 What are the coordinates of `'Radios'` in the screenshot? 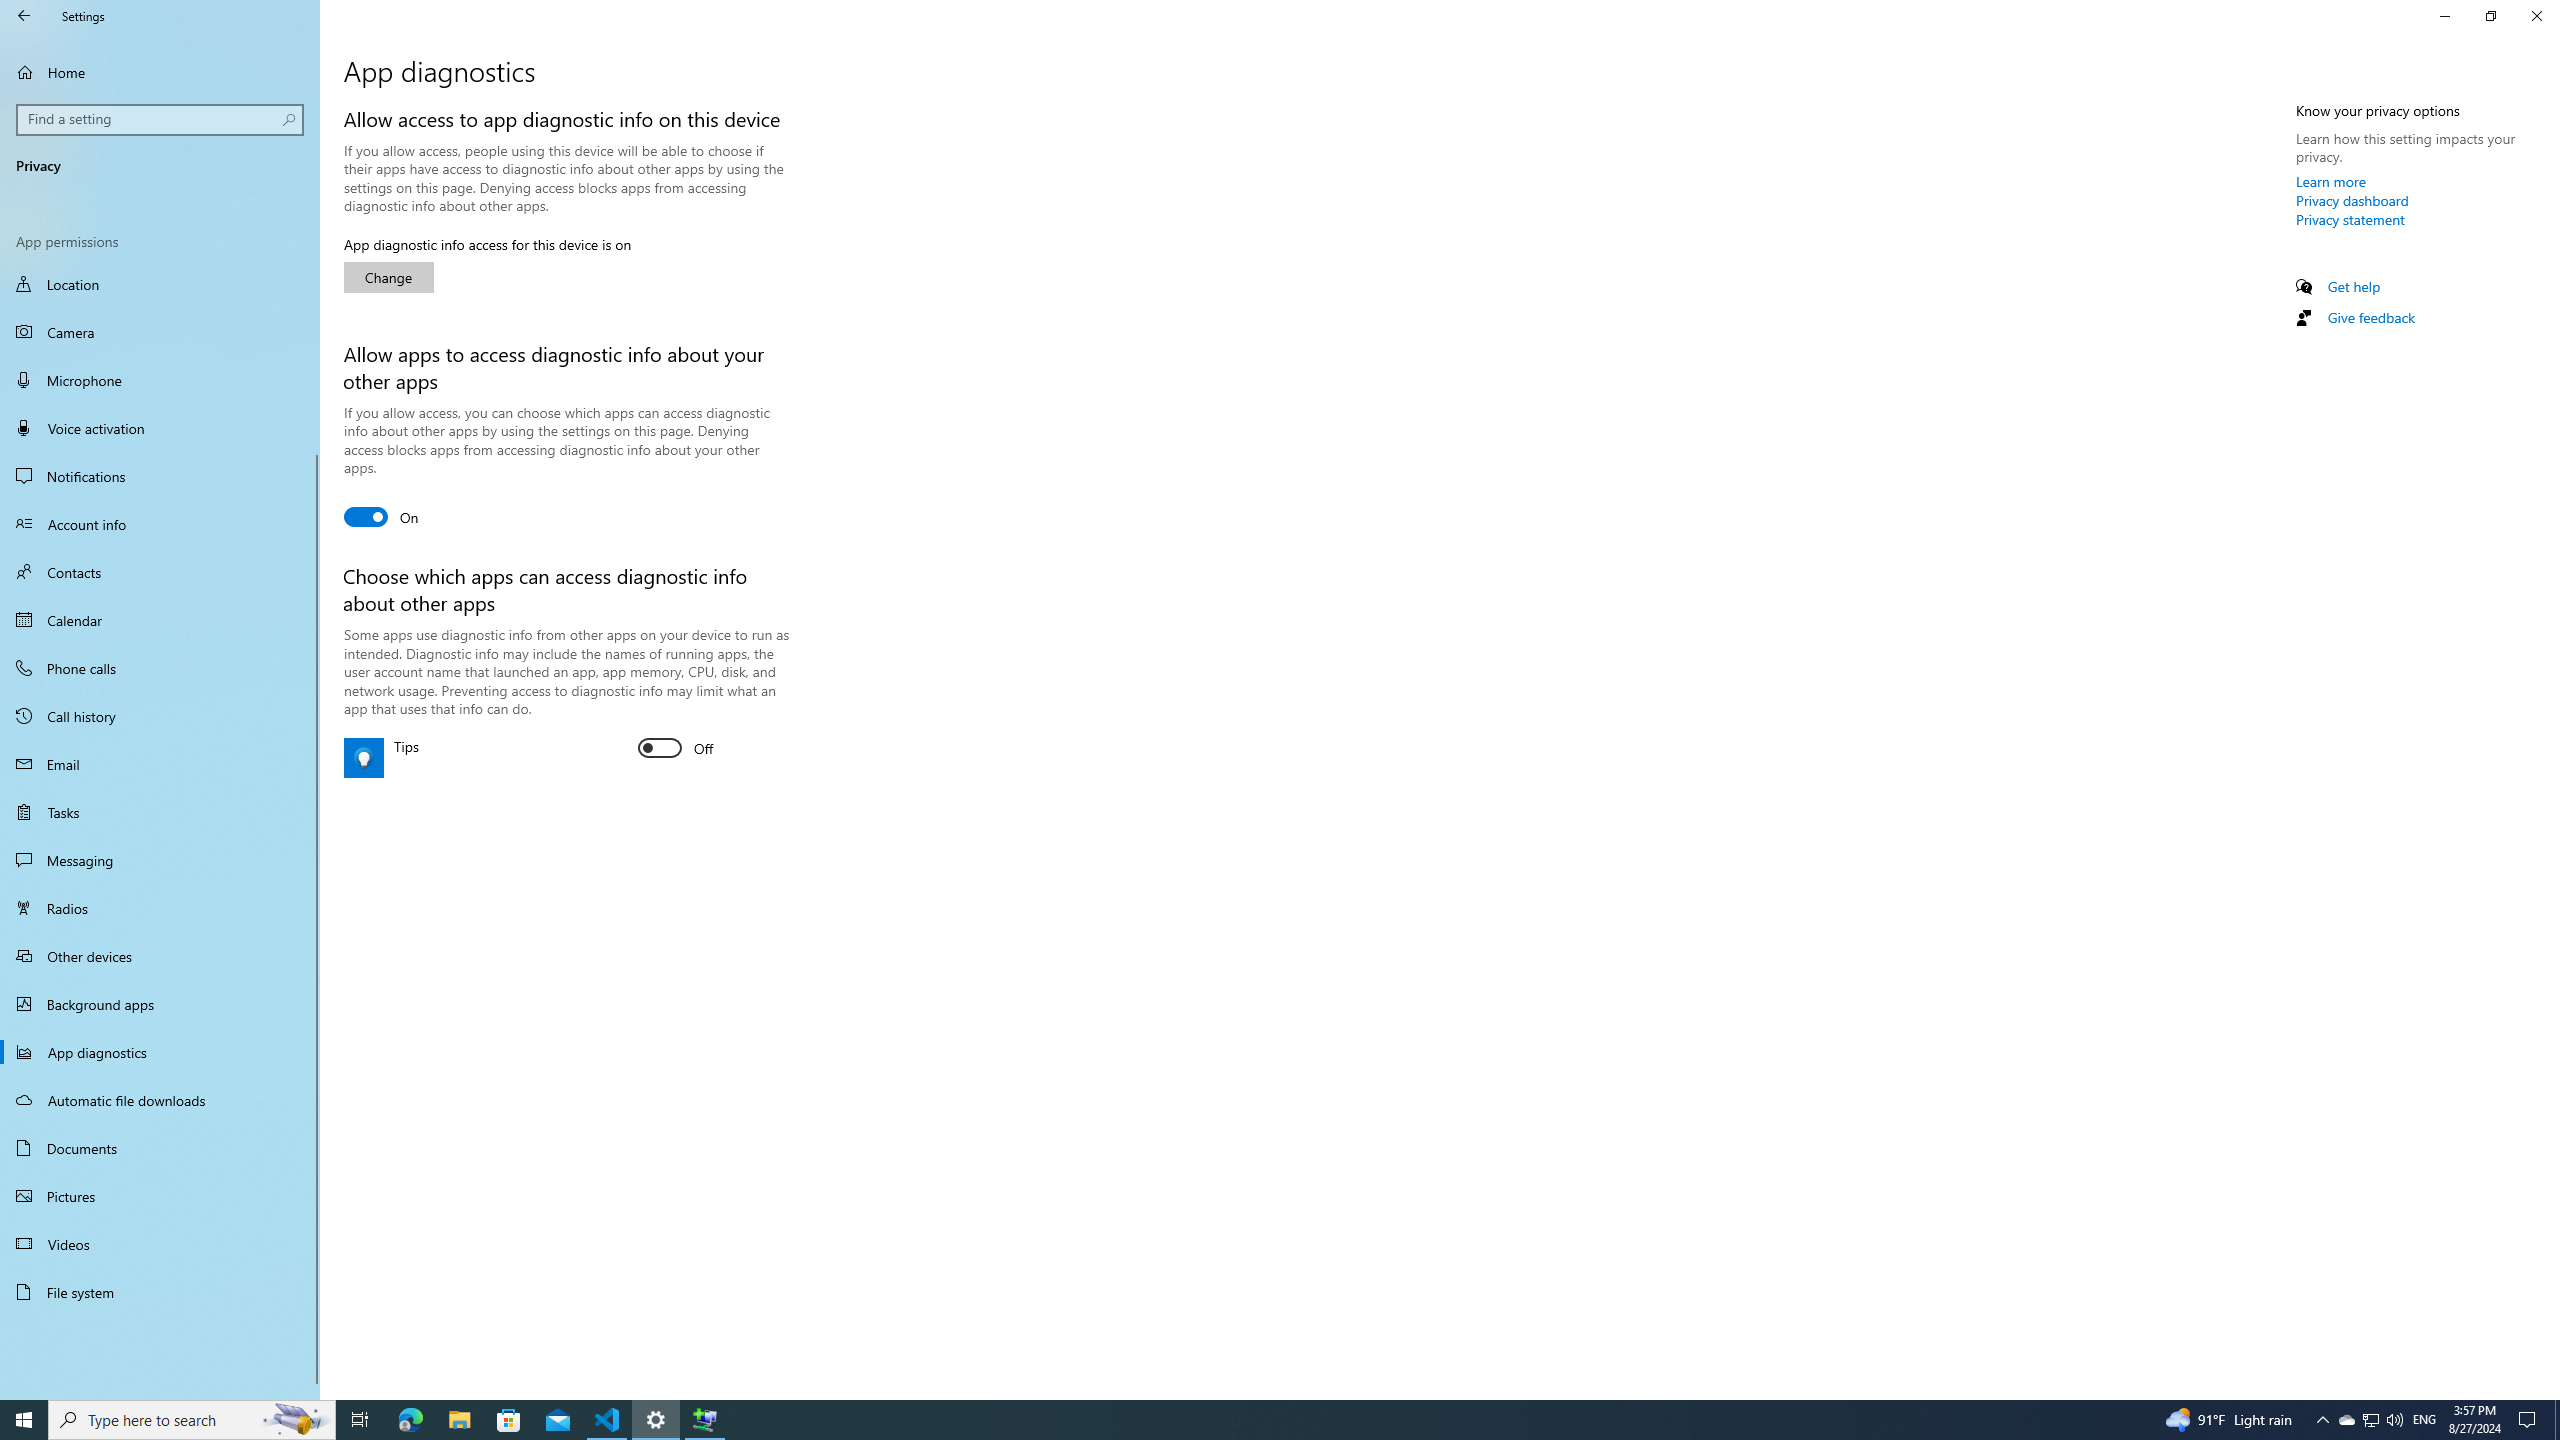 It's located at (159, 907).